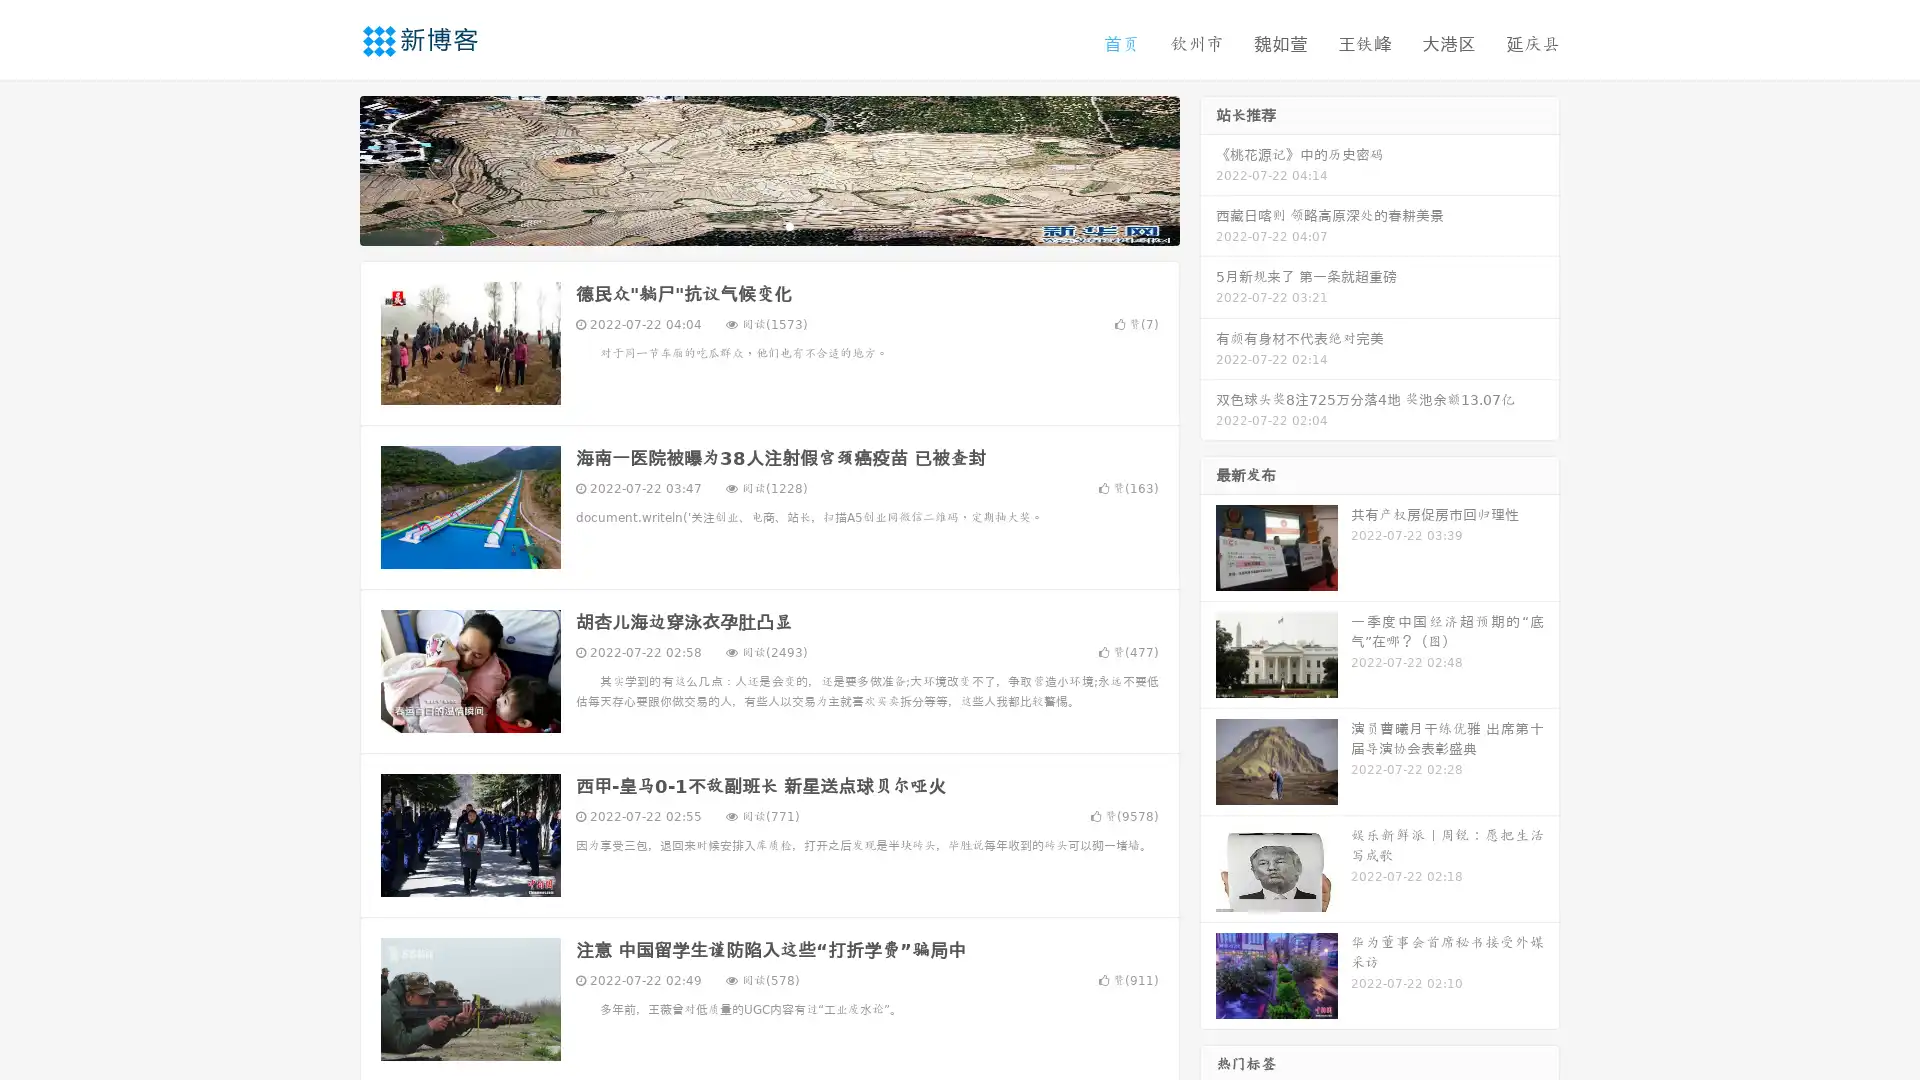 This screenshot has height=1080, width=1920. What do you see at coordinates (1208, 168) in the screenshot?
I see `Next slide` at bounding box center [1208, 168].